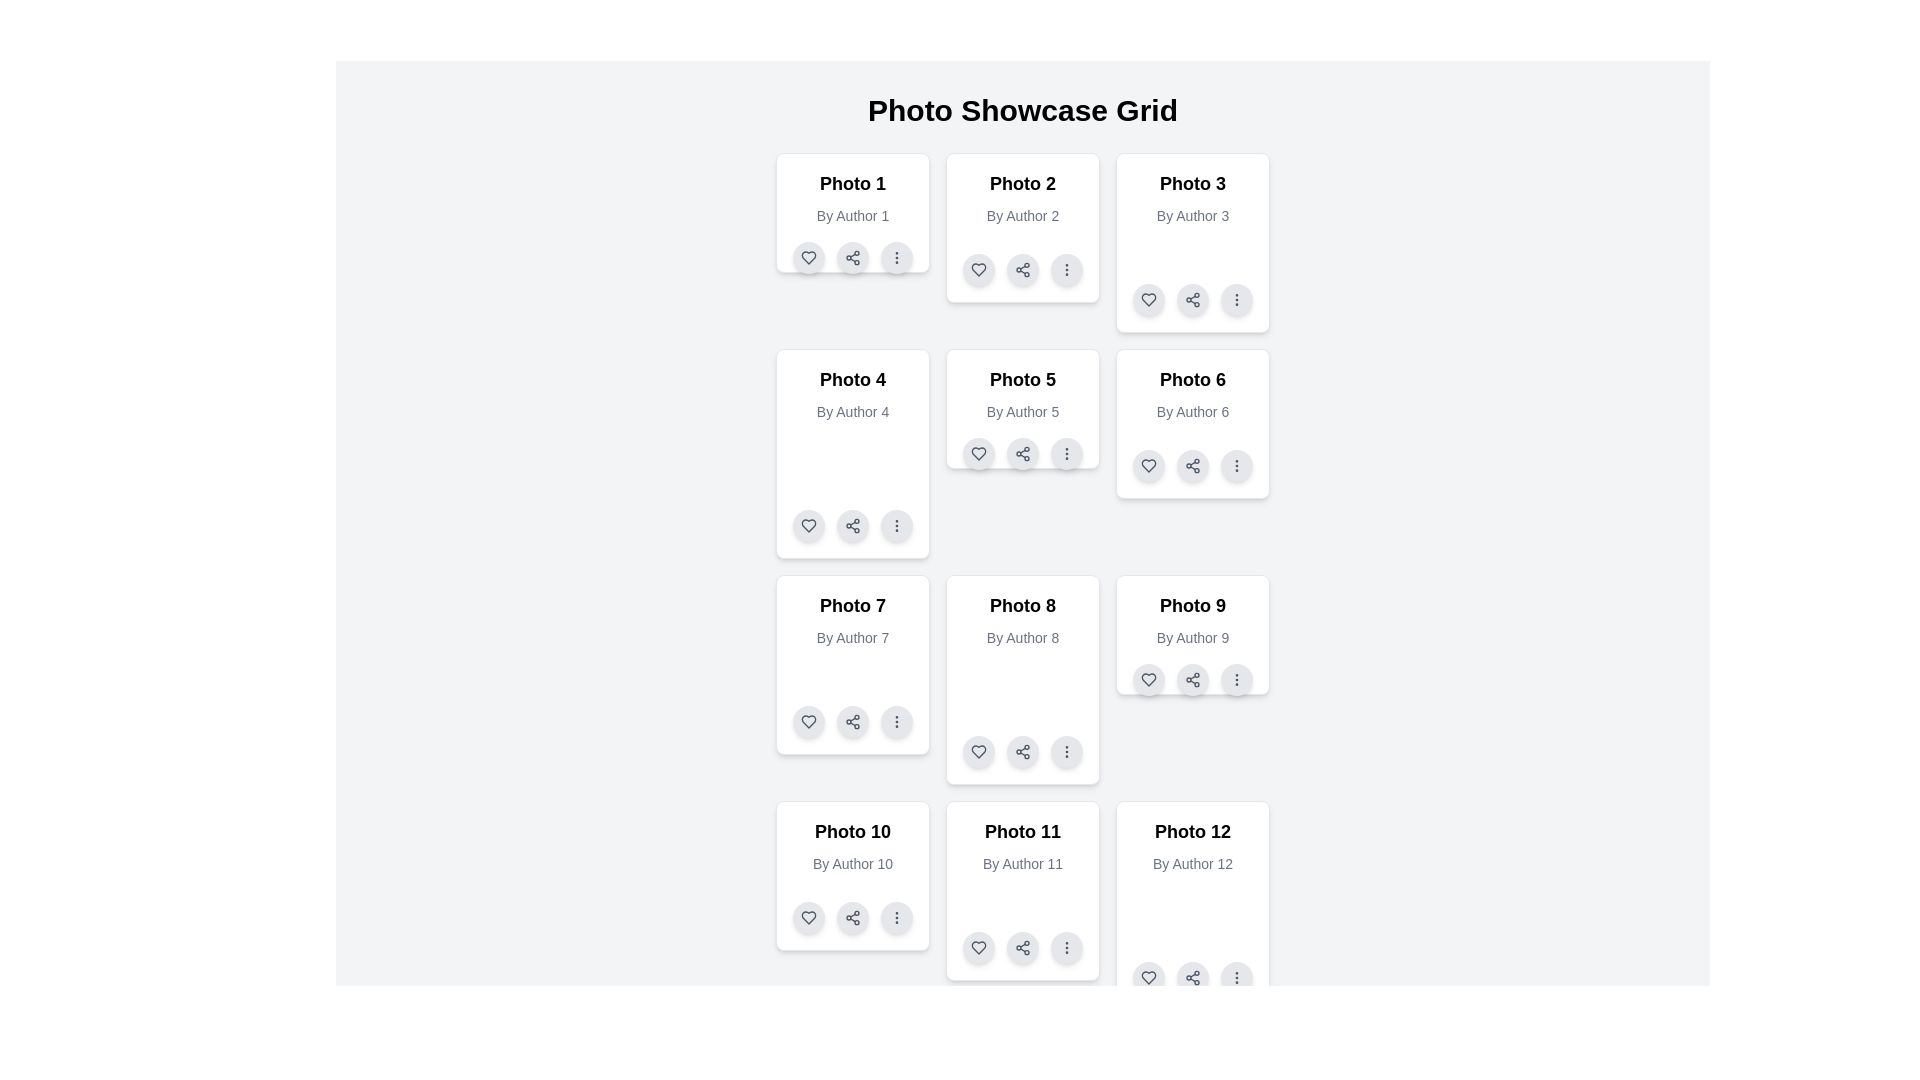 The width and height of the screenshot is (1920, 1080). What do you see at coordinates (853, 721) in the screenshot?
I see `the sharing button located at the middle of the third row in a grid layout, which is the second button in the bottom row of the card labeled 'Photo 7 by Author 7'` at bounding box center [853, 721].